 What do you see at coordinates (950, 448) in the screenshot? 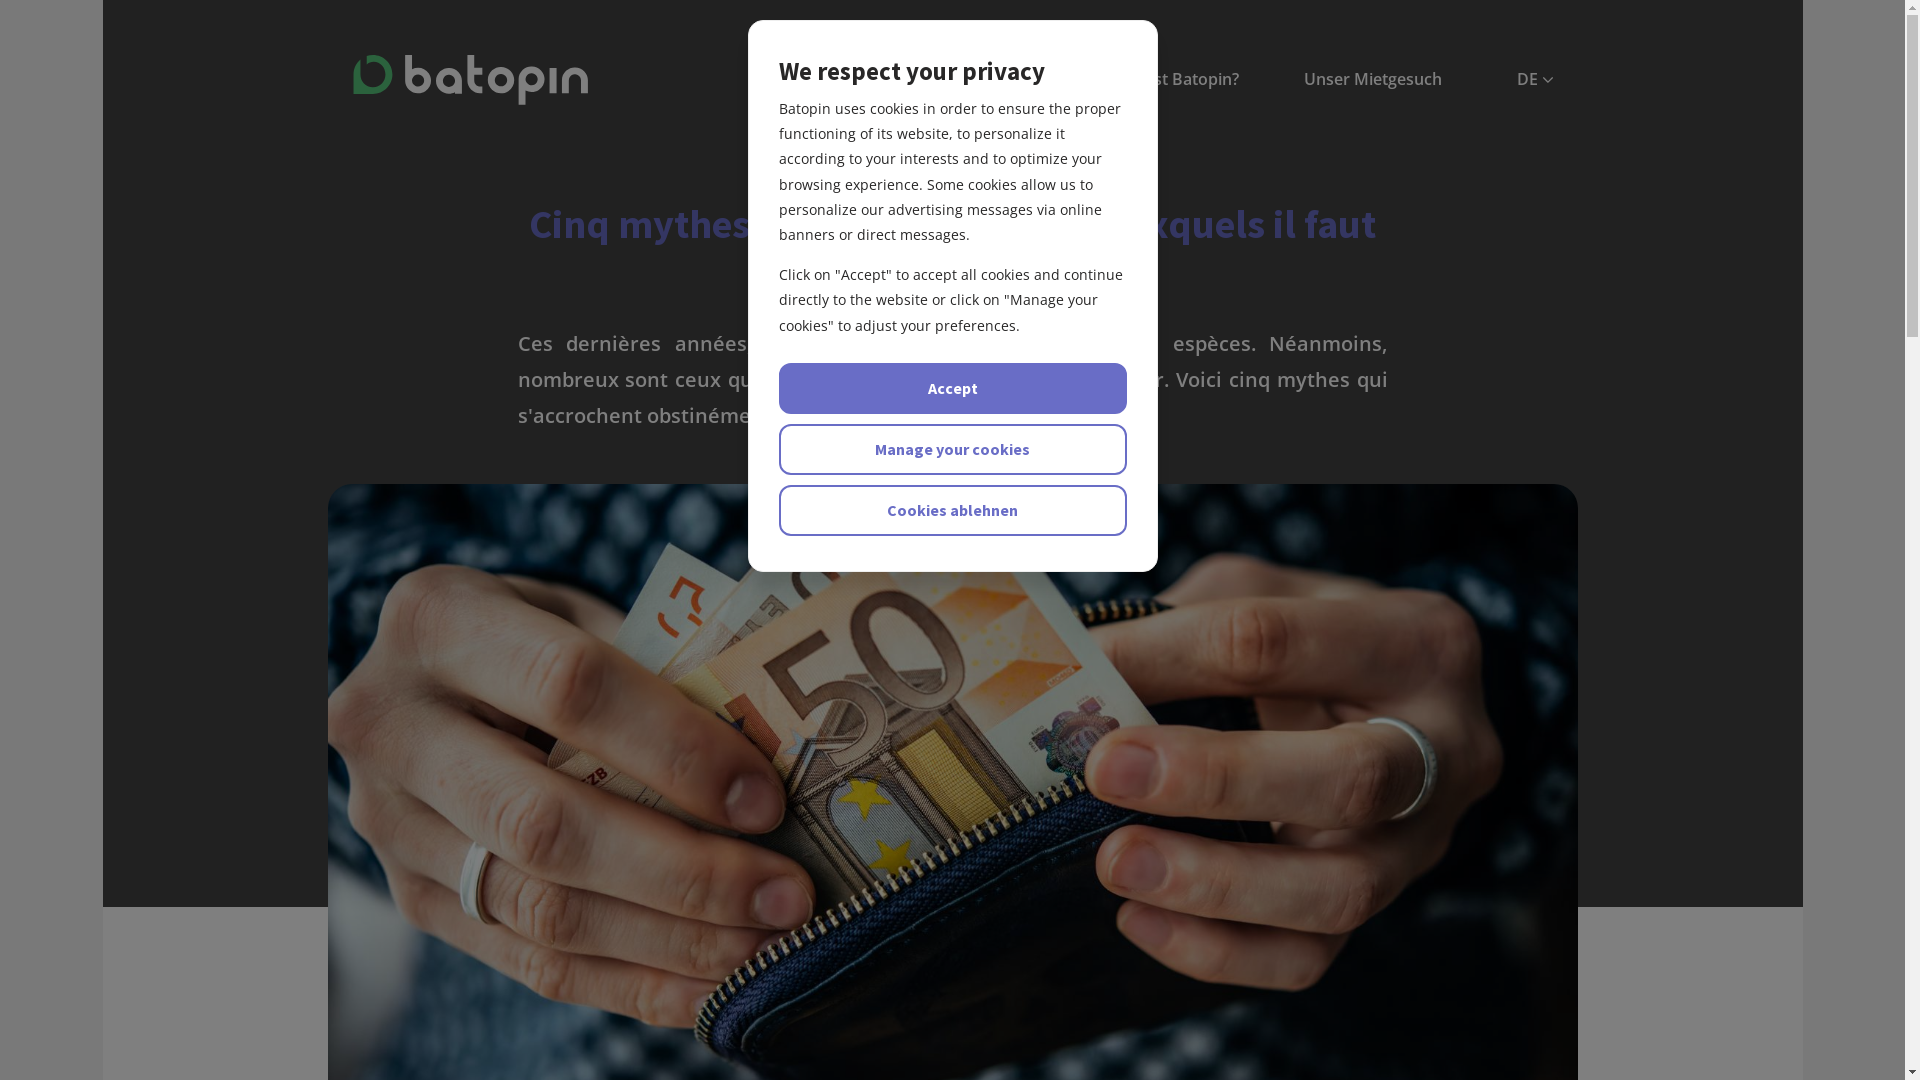
I see `'Manage your cookies'` at bounding box center [950, 448].